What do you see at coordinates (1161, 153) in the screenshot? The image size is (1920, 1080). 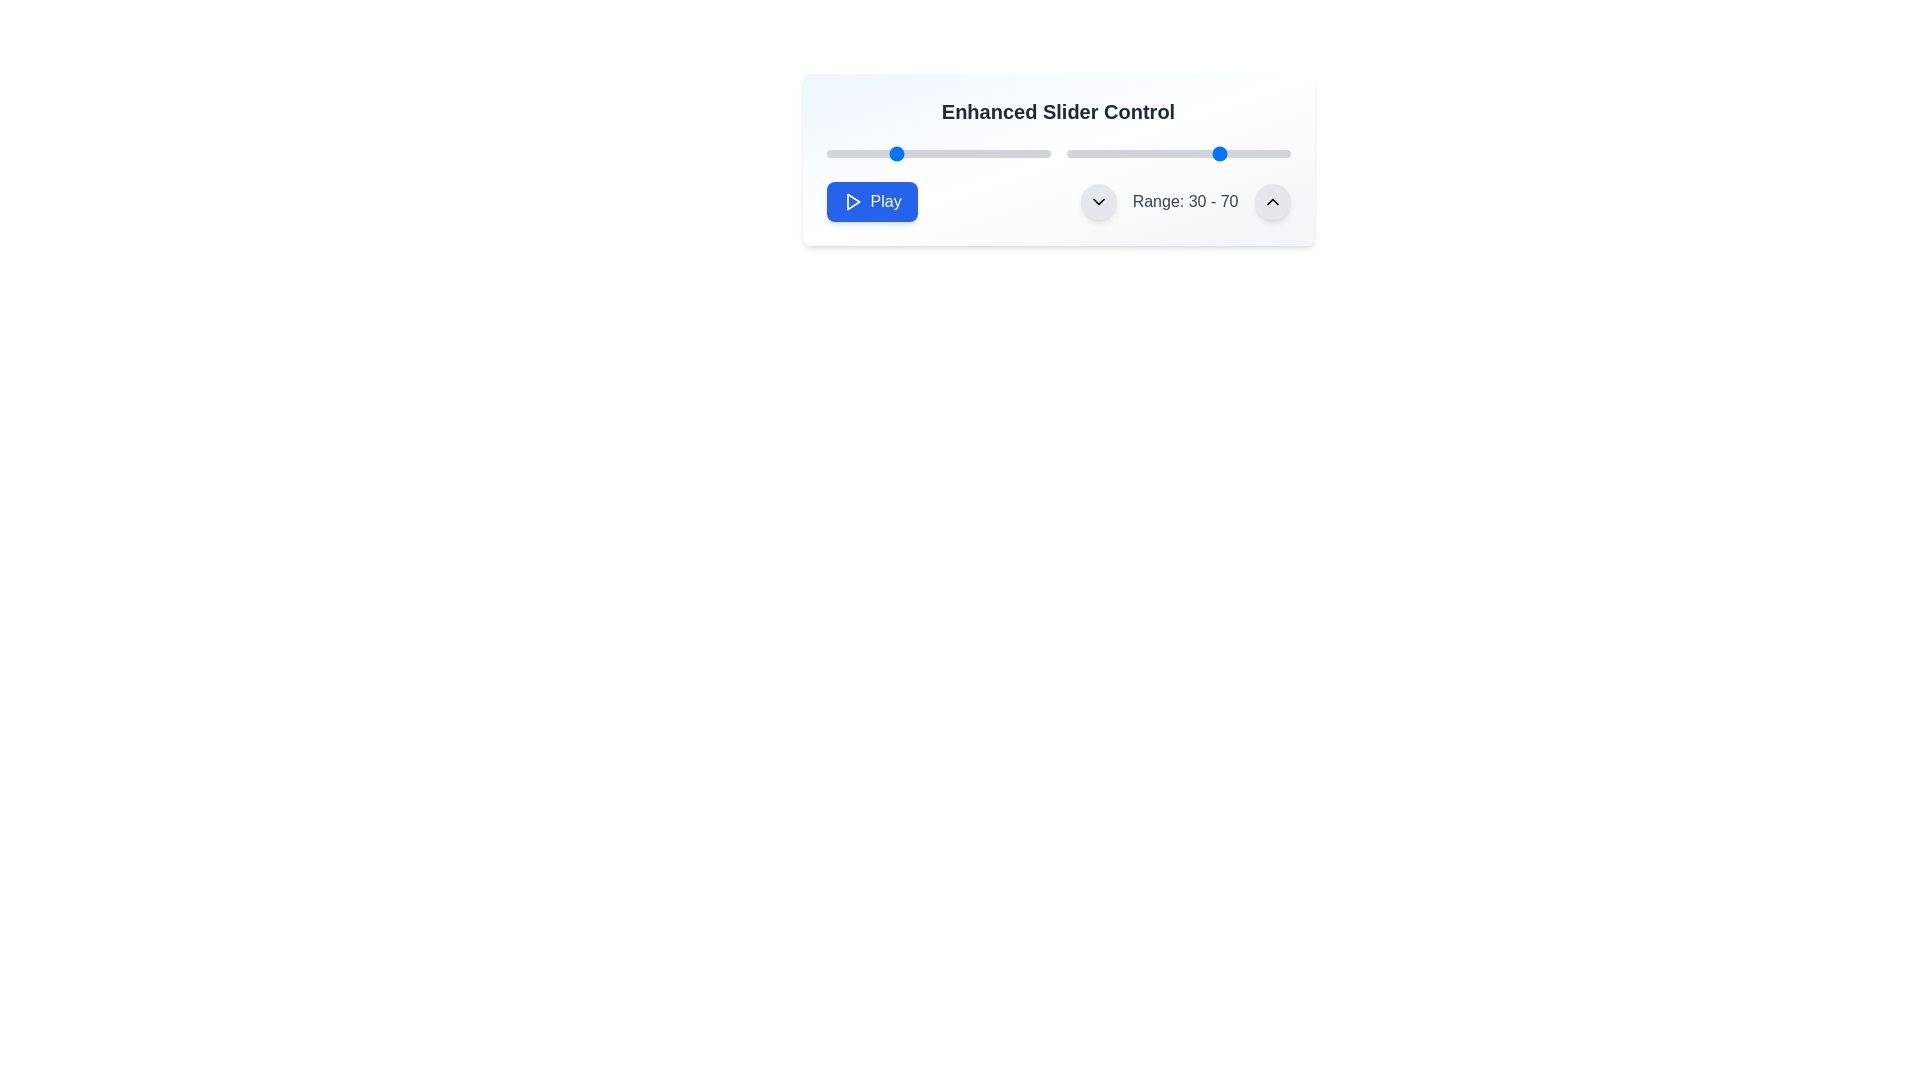 I see `the slider value` at bounding box center [1161, 153].